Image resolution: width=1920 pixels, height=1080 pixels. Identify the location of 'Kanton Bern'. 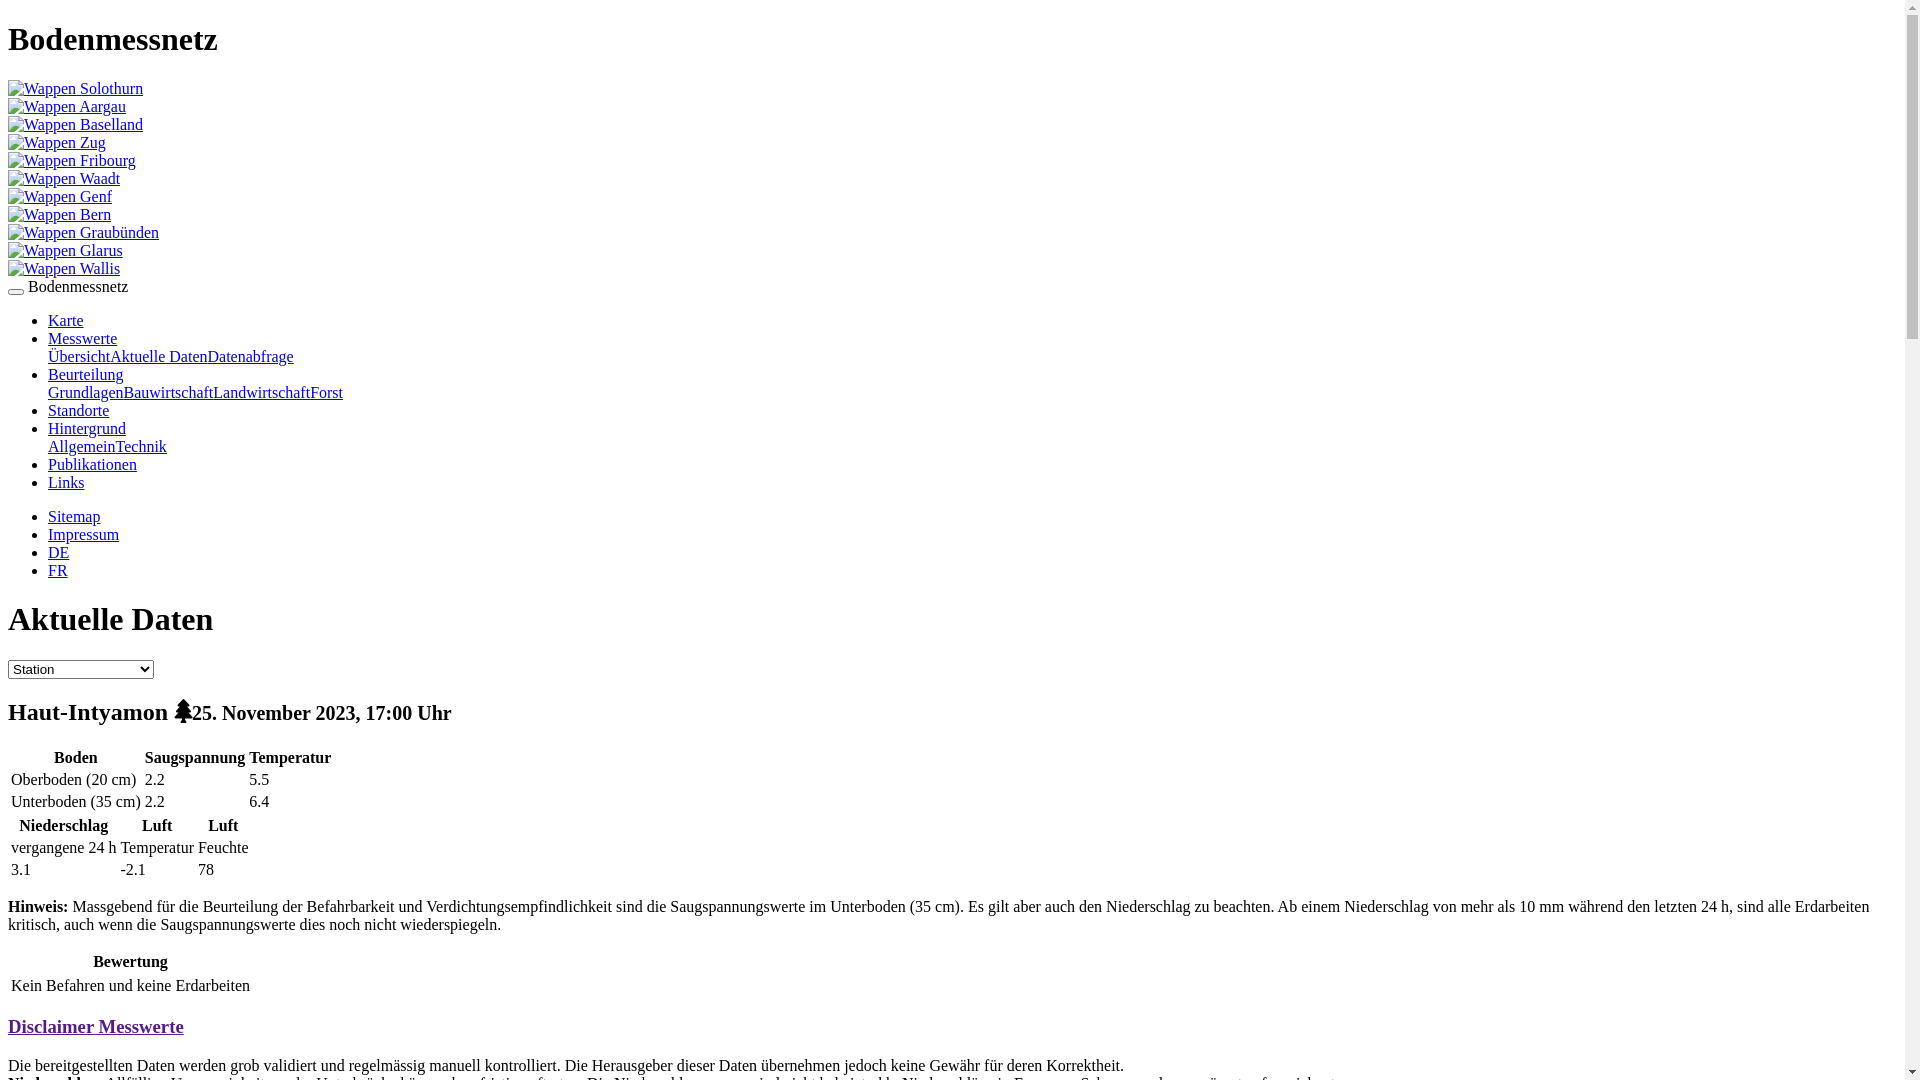
(59, 214).